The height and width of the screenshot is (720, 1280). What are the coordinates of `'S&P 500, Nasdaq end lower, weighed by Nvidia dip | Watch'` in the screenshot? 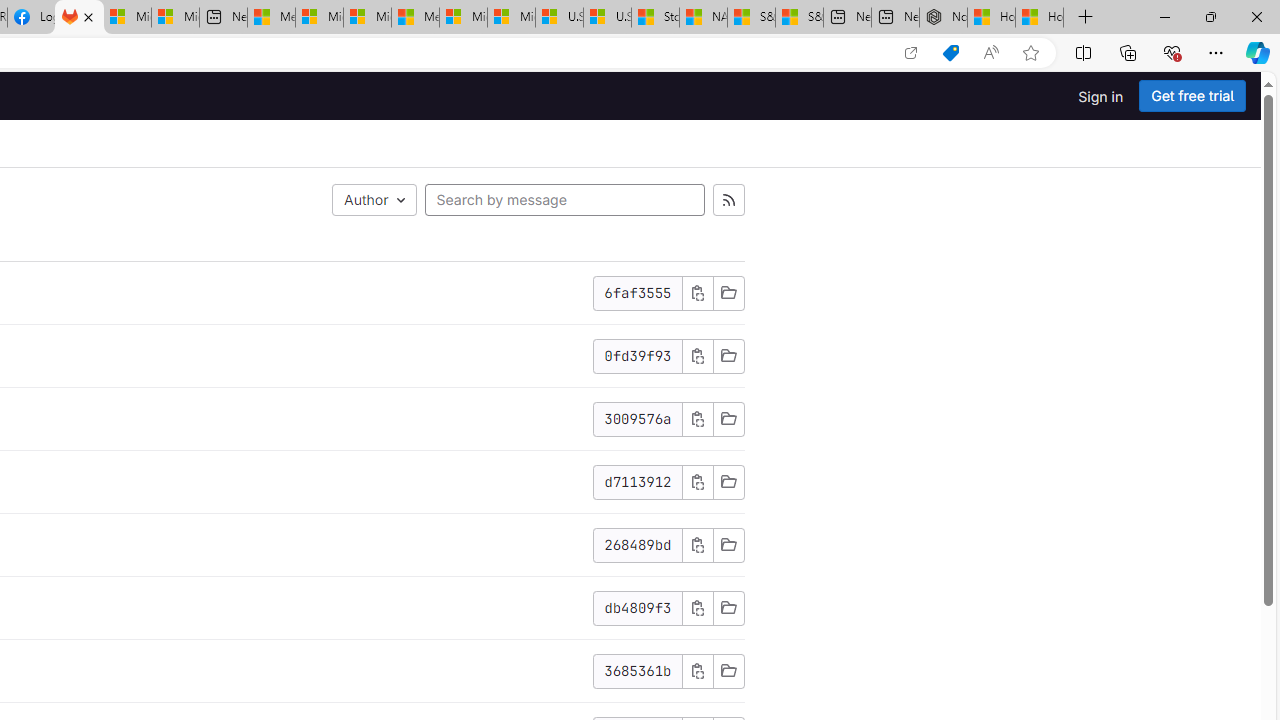 It's located at (798, 17).